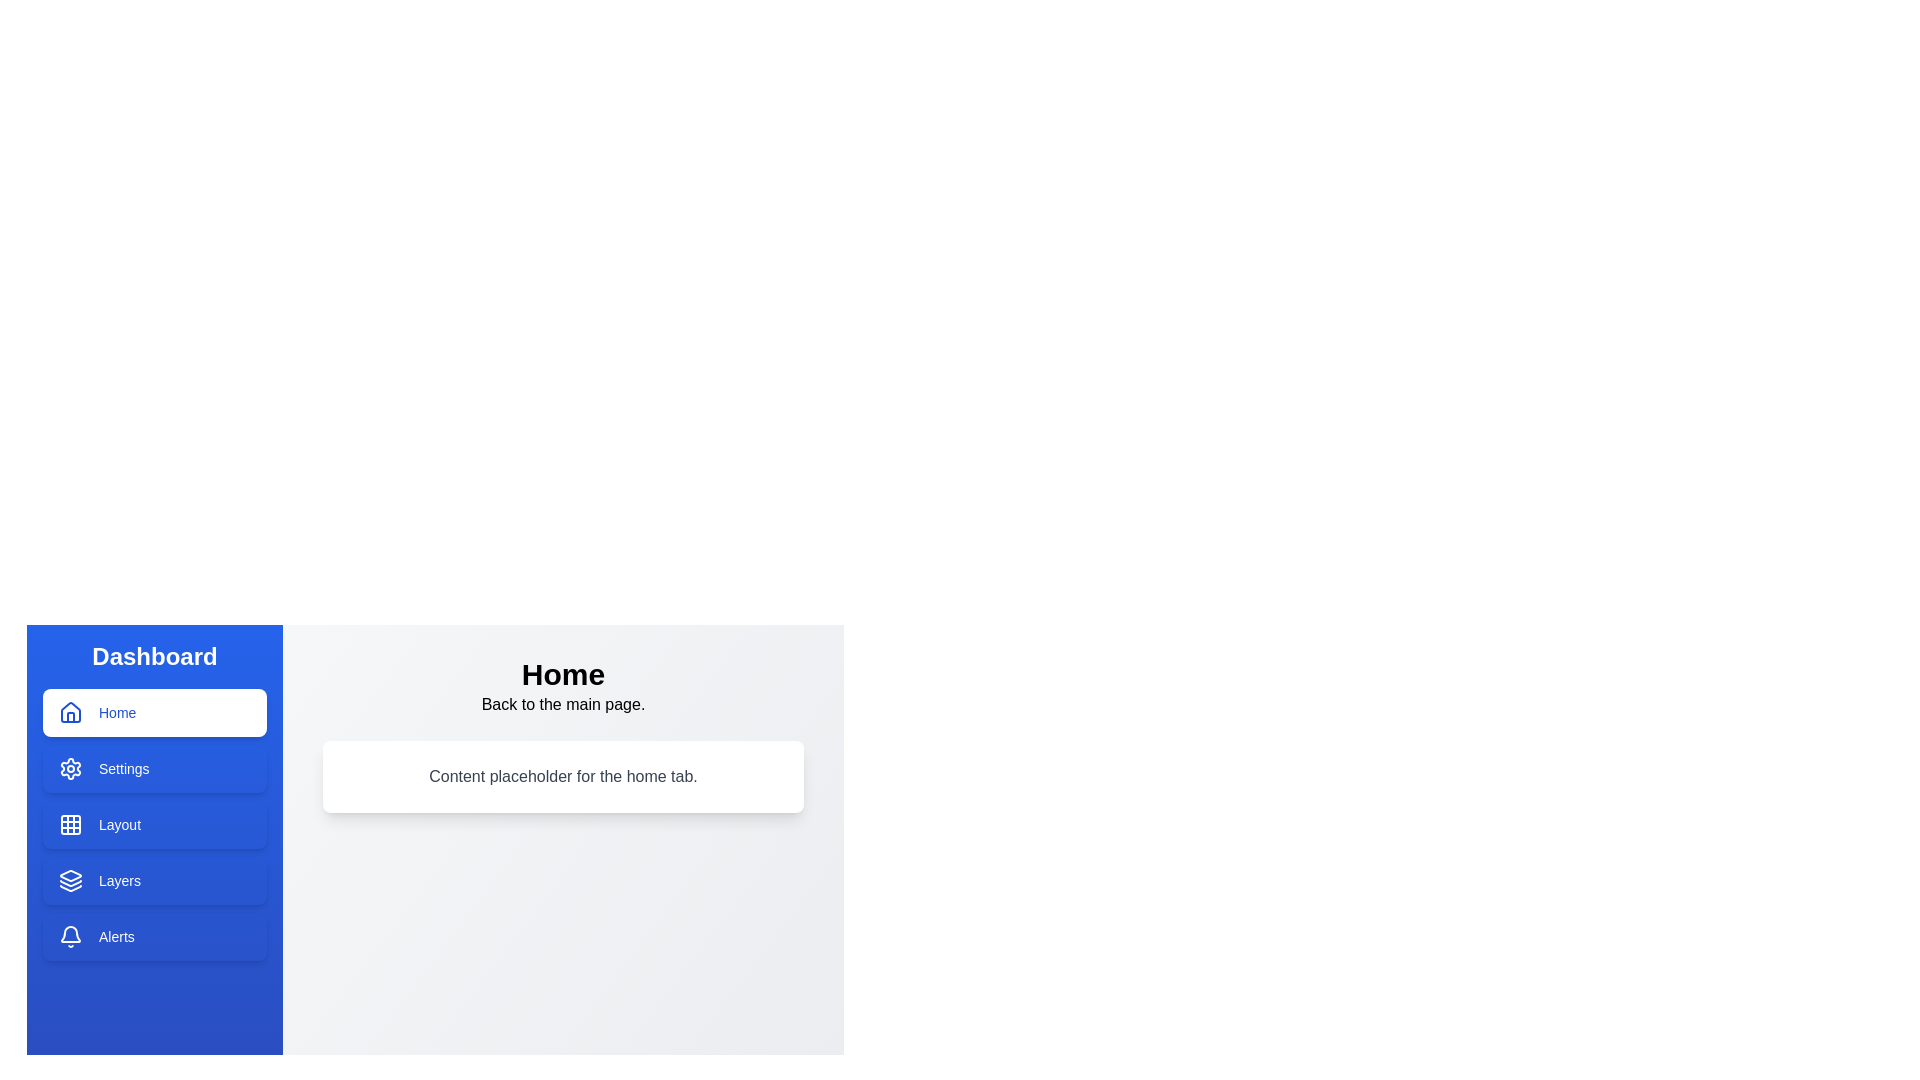 Image resolution: width=1920 pixels, height=1080 pixels. I want to click on the Layers tab to switch the displayed content, so click(153, 879).